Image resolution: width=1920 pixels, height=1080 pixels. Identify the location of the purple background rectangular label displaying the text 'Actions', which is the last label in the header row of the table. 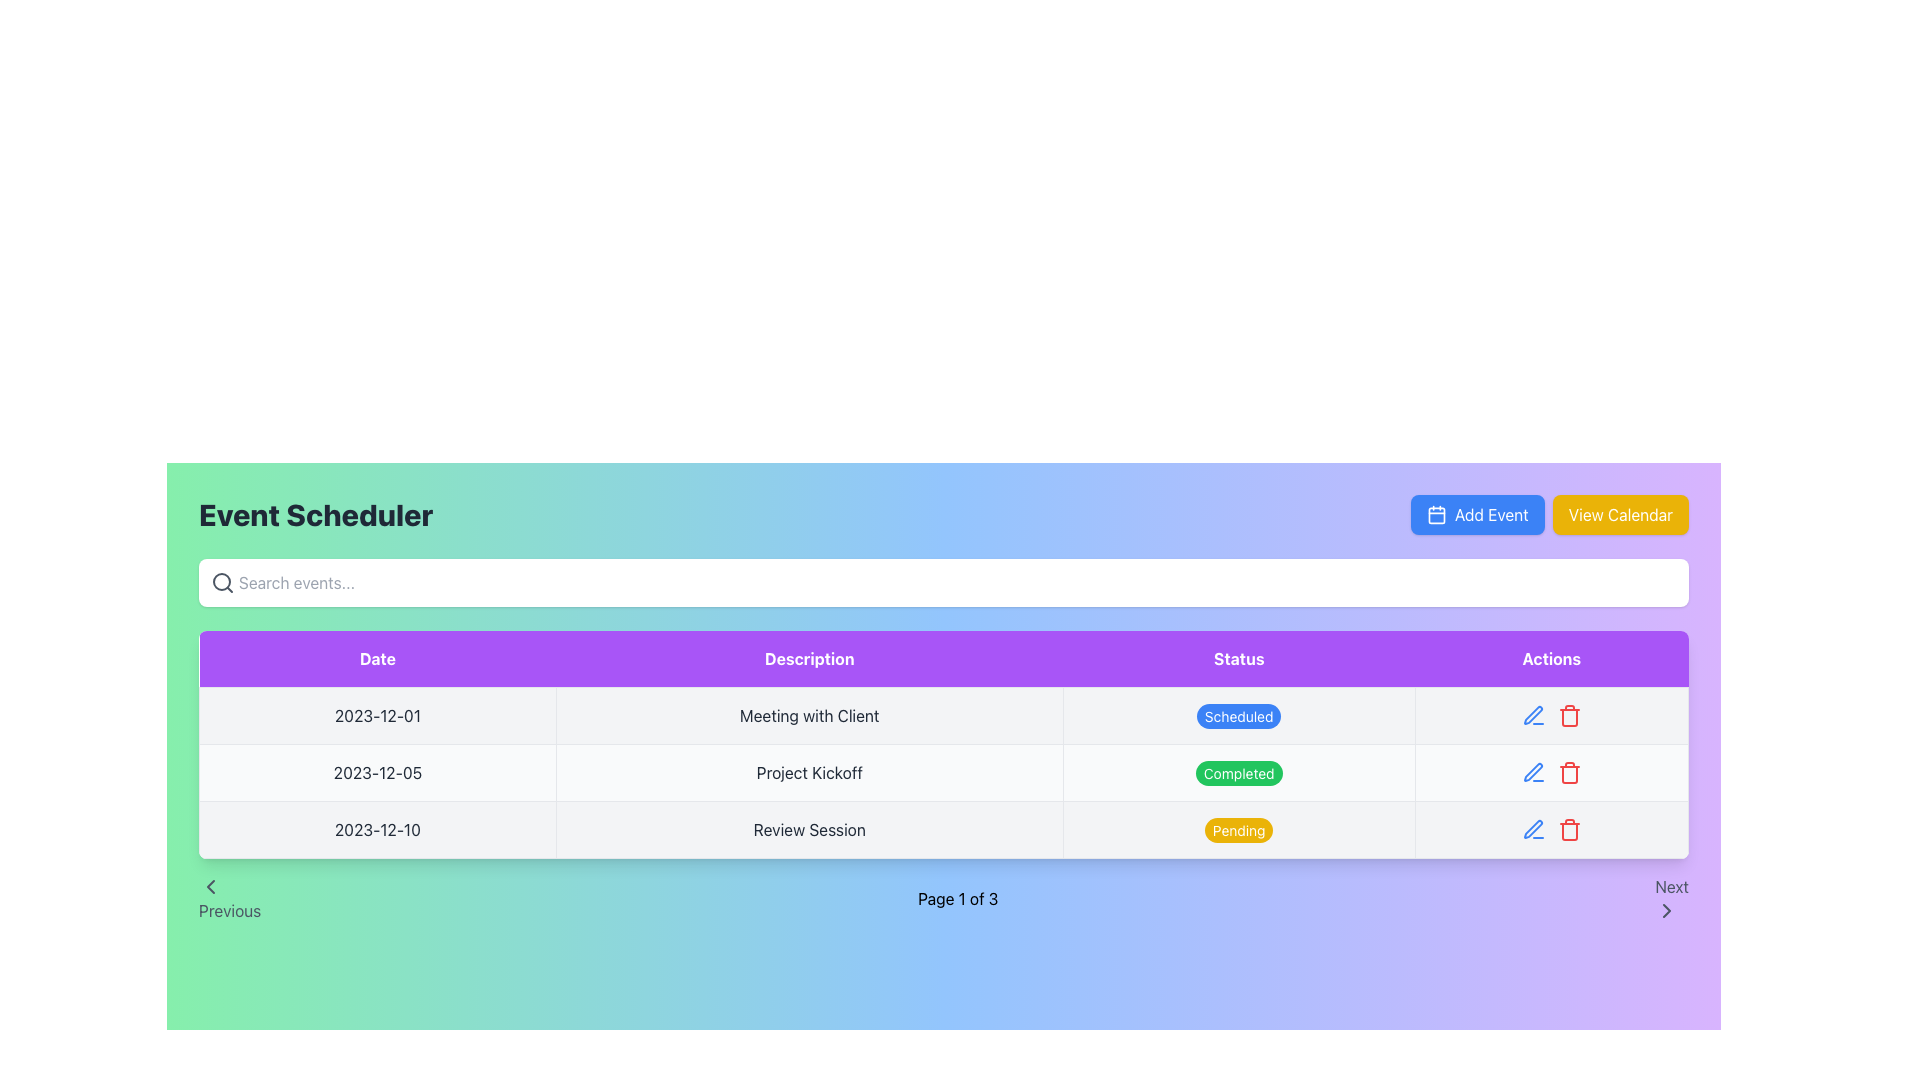
(1550, 659).